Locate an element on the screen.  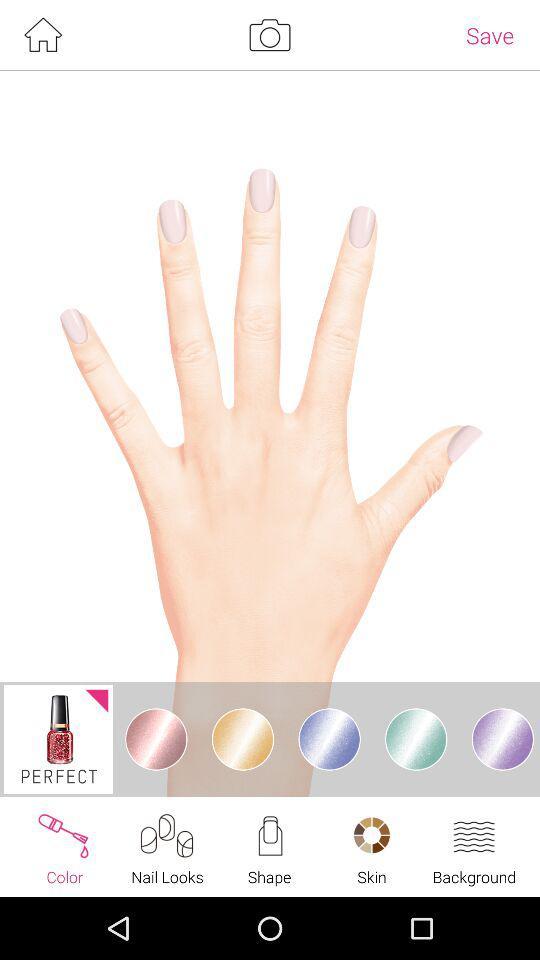
the photo icon is located at coordinates (269, 36).